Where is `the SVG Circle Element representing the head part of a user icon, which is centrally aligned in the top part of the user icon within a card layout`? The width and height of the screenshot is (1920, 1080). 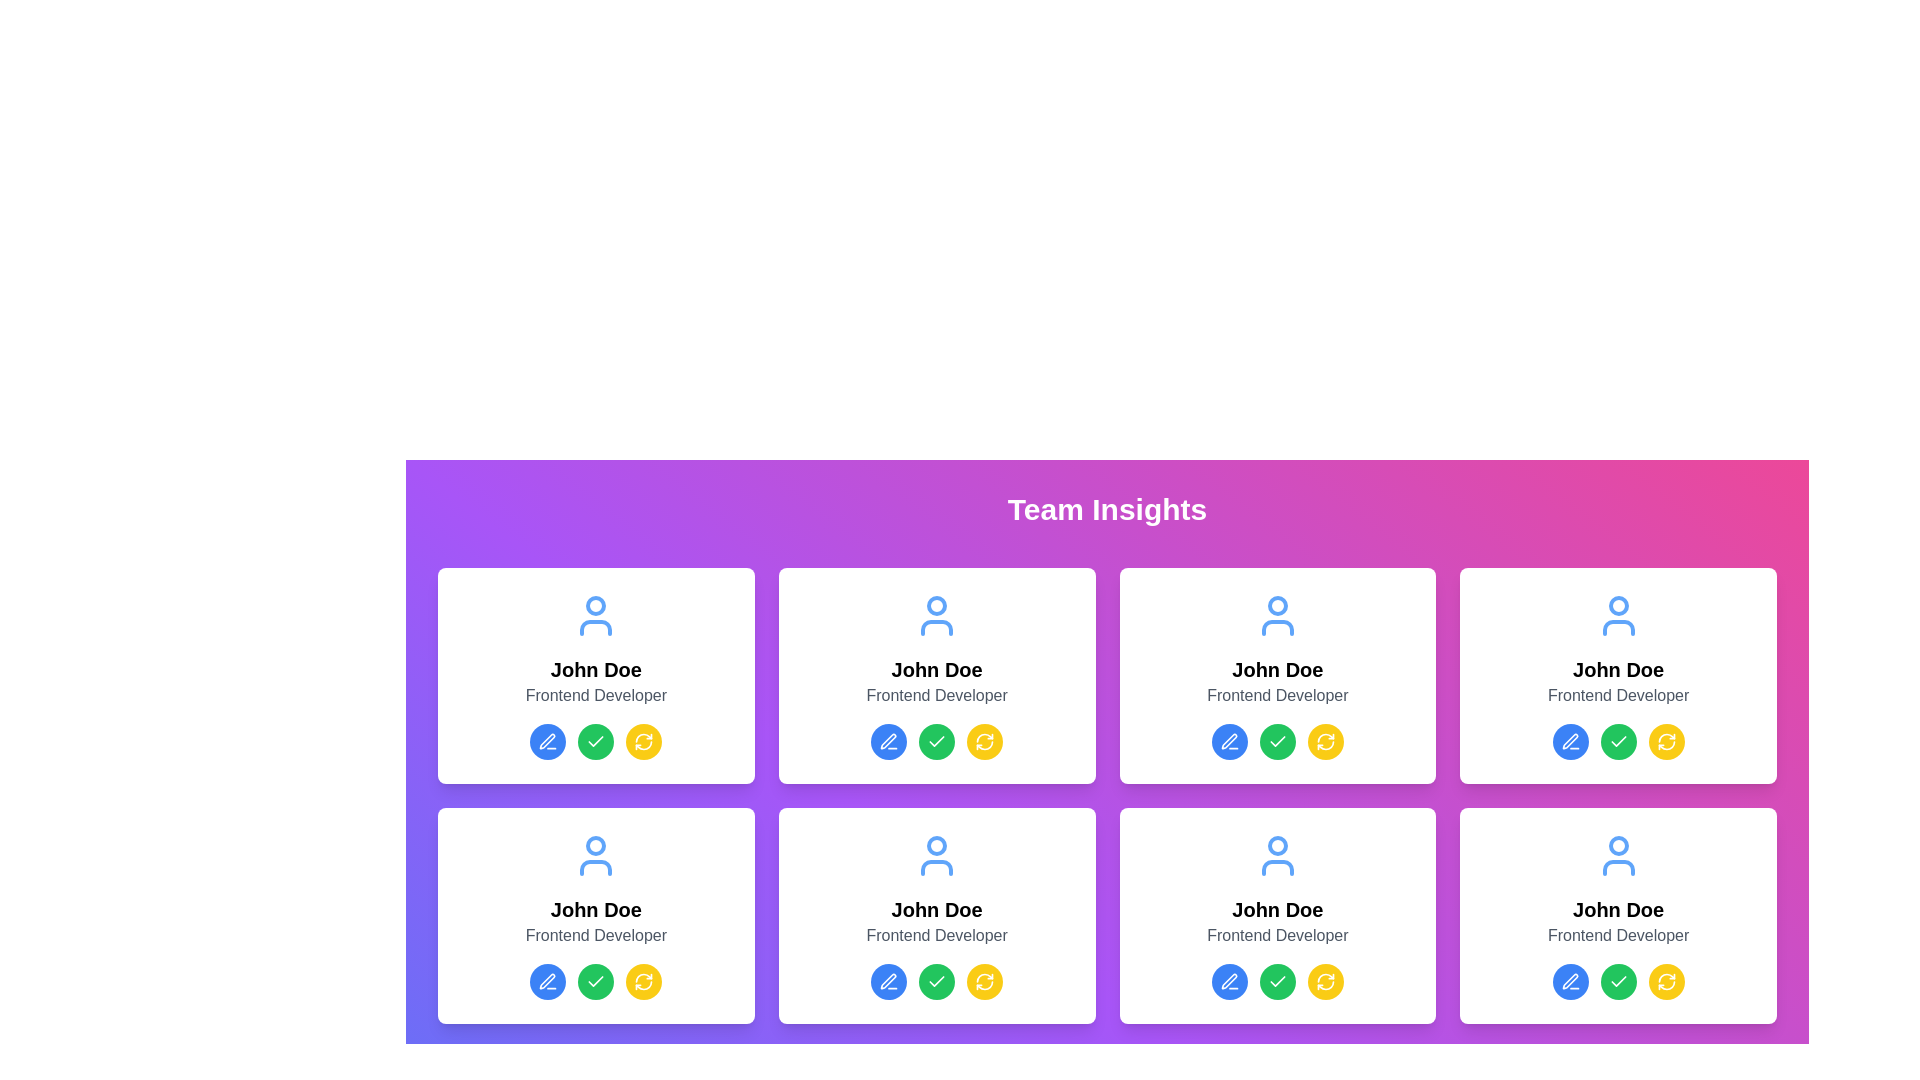 the SVG Circle Element representing the head part of a user icon, which is centrally aligned in the top part of the user icon within a card layout is located at coordinates (595, 845).